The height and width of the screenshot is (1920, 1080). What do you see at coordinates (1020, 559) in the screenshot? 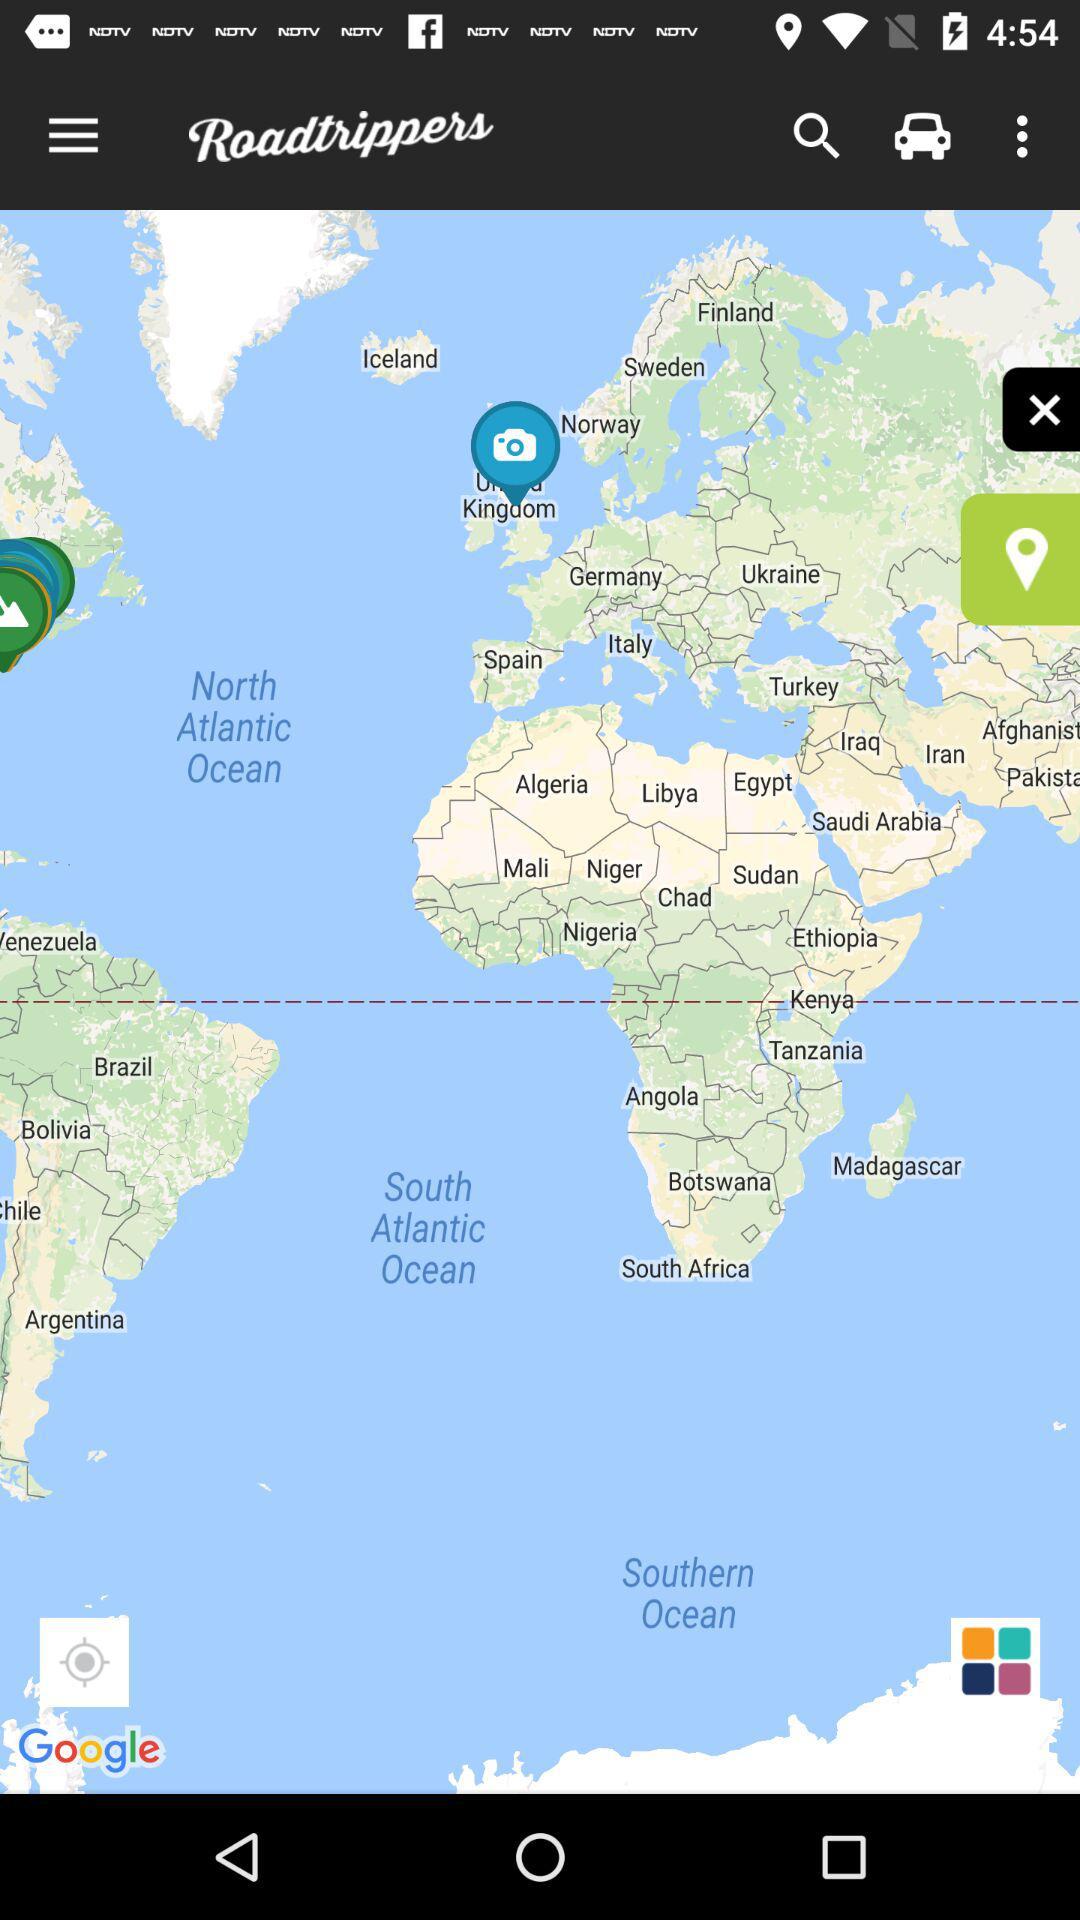
I see `place a map pin` at bounding box center [1020, 559].